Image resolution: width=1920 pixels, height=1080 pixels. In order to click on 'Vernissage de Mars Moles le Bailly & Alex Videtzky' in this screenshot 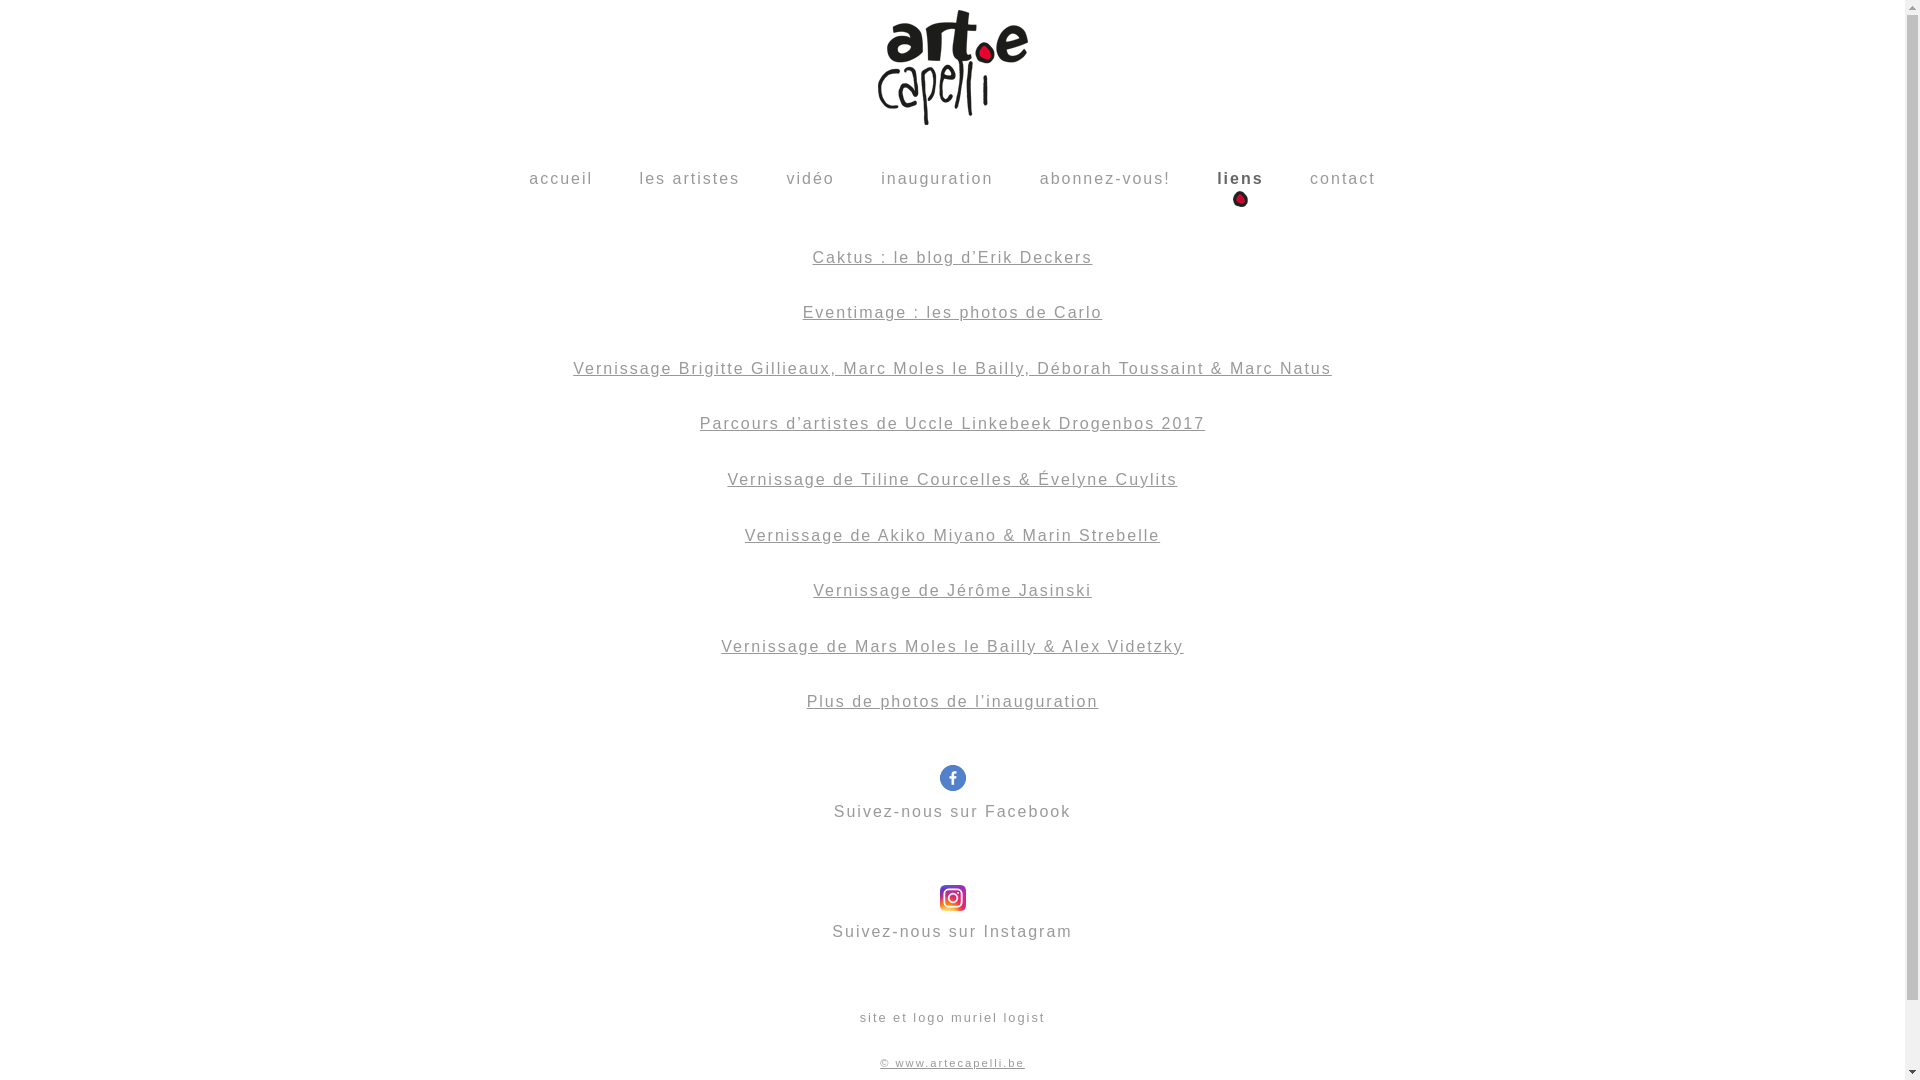, I will do `click(951, 646)`.